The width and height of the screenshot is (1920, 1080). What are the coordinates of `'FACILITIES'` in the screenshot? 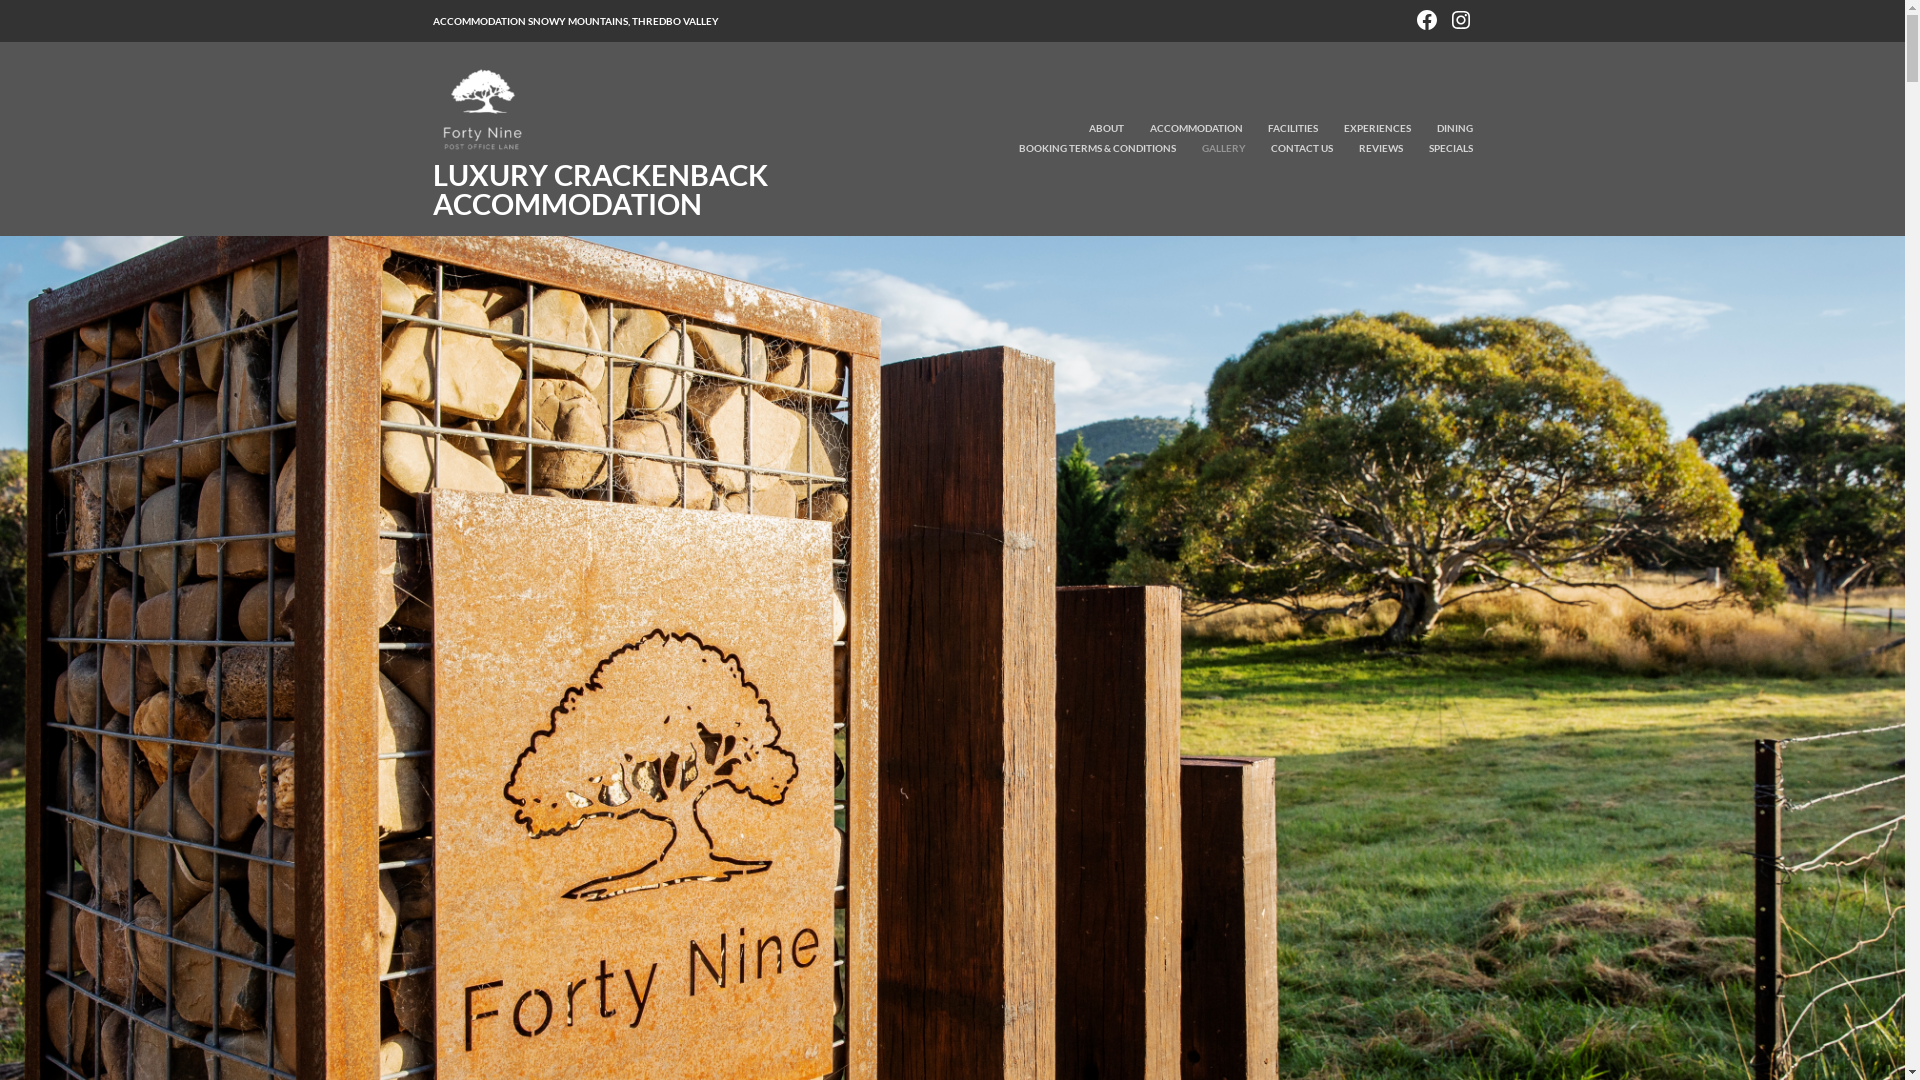 It's located at (1281, 128).